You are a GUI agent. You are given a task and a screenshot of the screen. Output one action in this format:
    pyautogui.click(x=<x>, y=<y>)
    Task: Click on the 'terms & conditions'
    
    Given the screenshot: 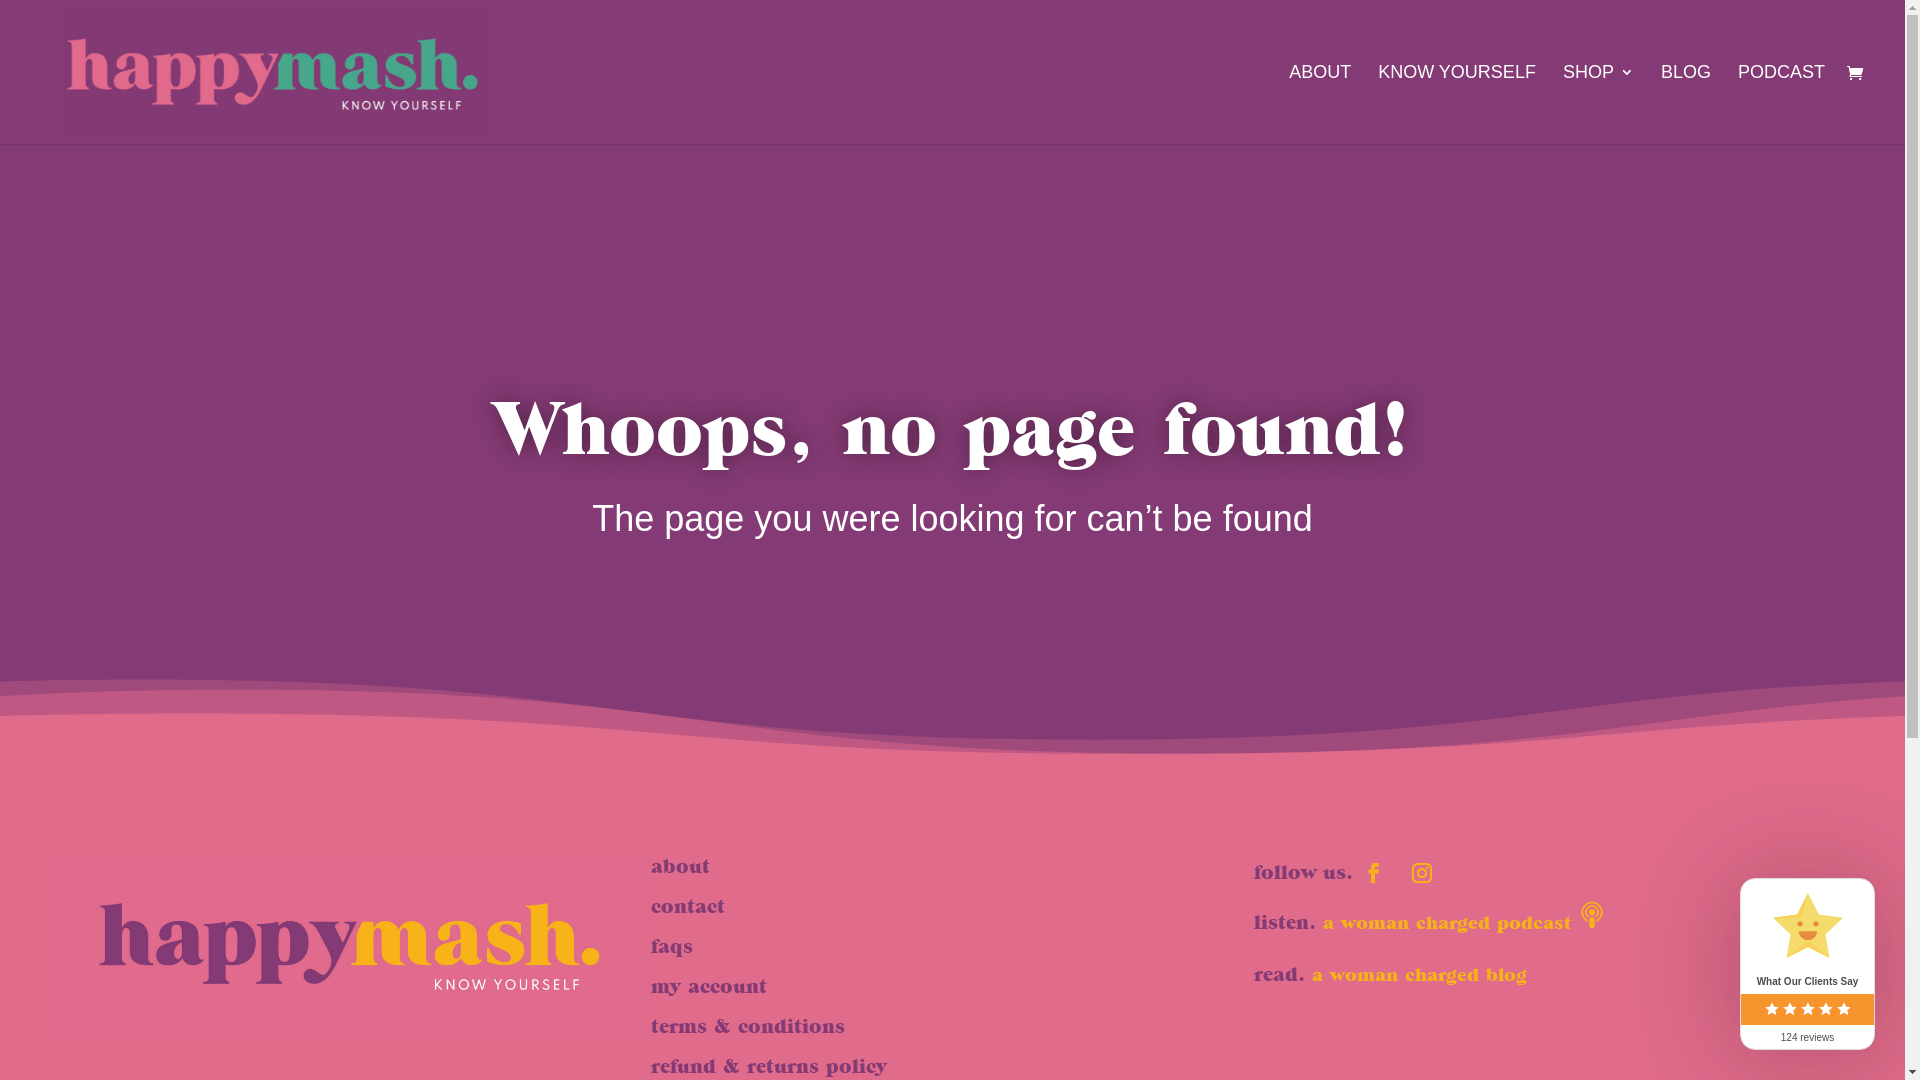 What is the action you would take?
    pyautogui.click(x=747, y=1026)
    